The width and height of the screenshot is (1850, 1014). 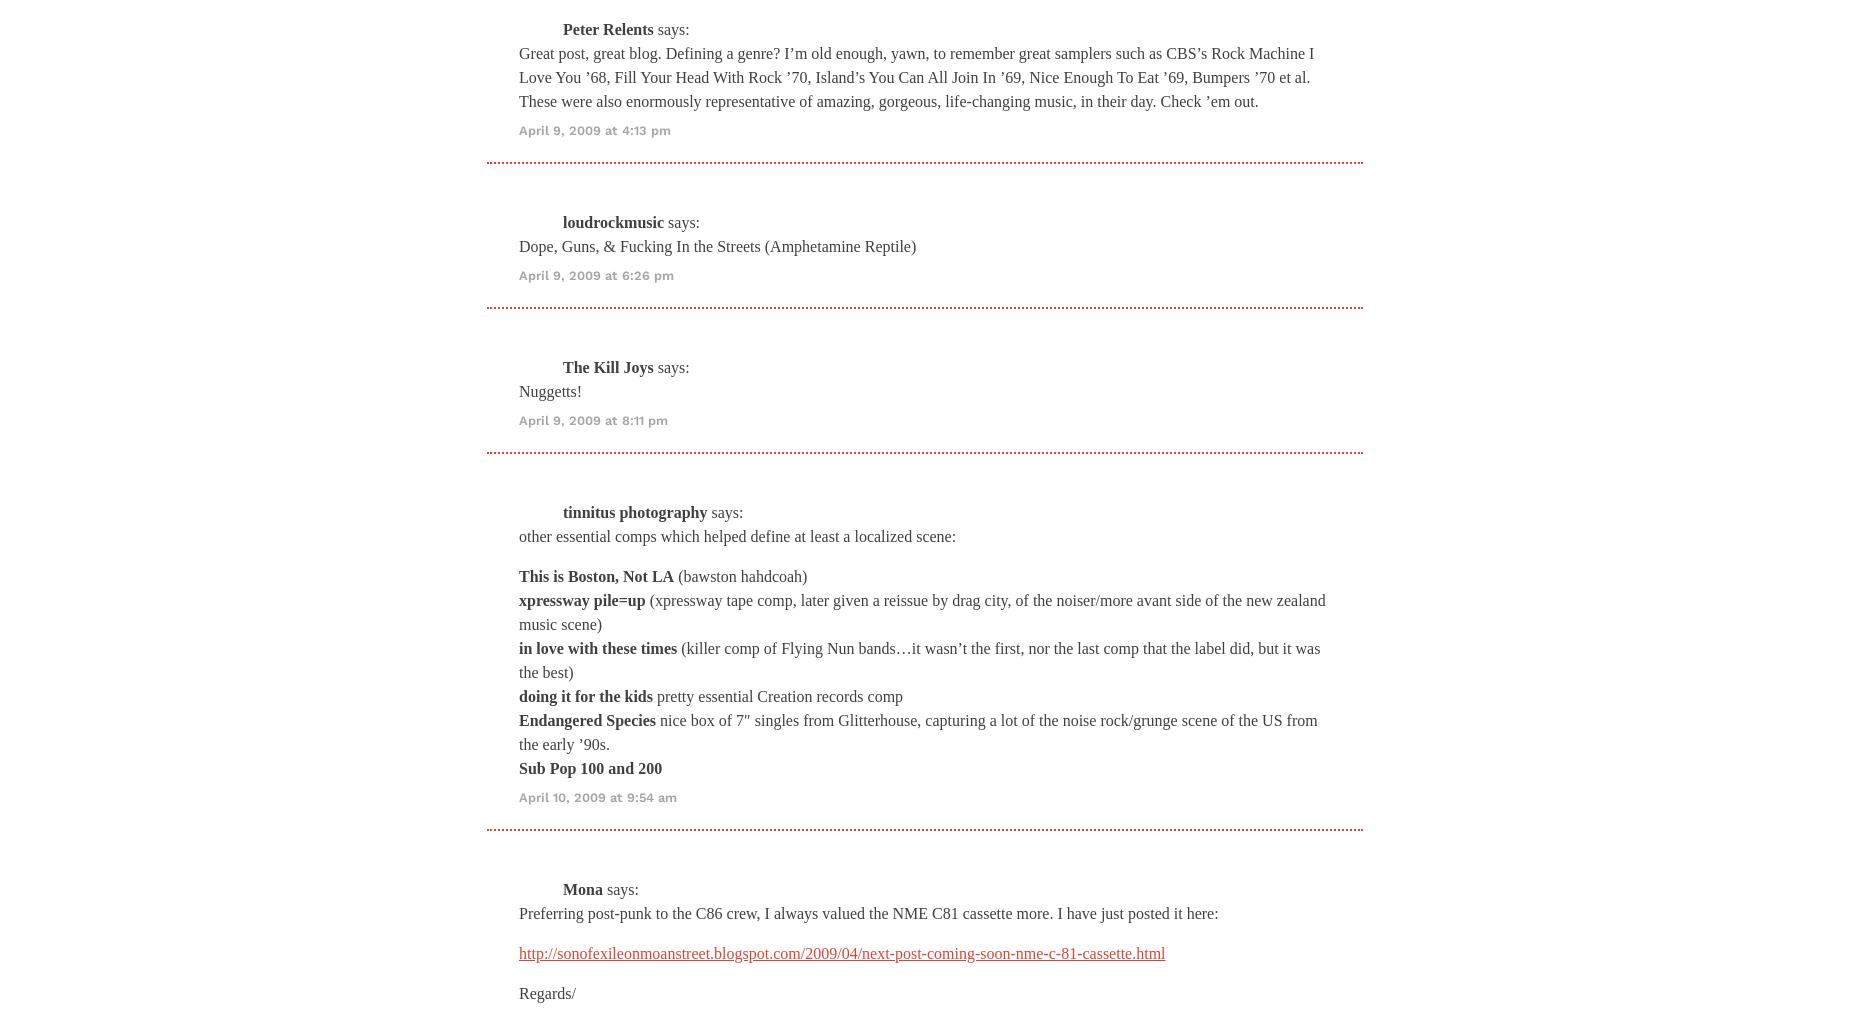 What do you see at coordinates (607, 27) in the screenshot?
I see `'Peter Relents'` at bounding box center [607, 27].